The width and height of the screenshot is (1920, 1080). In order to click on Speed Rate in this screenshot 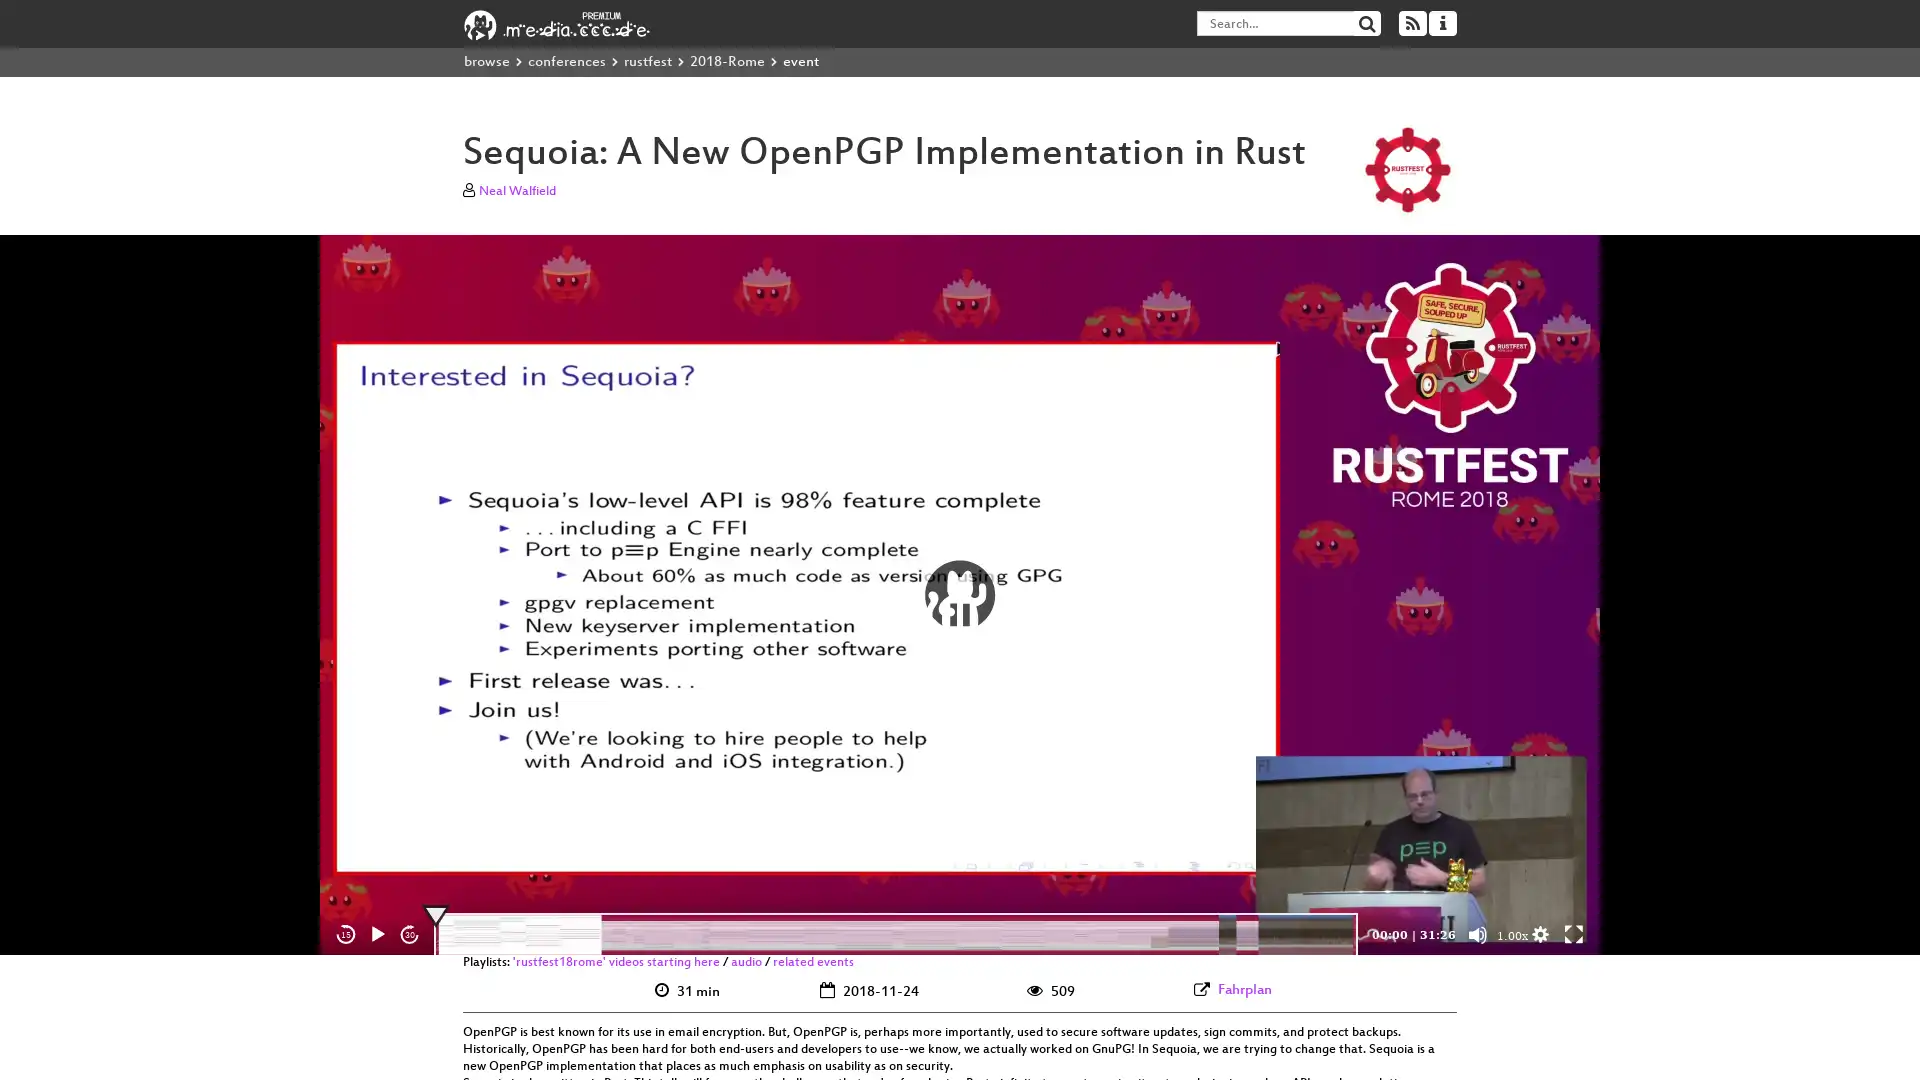, I will do `click(1512, 936)`.